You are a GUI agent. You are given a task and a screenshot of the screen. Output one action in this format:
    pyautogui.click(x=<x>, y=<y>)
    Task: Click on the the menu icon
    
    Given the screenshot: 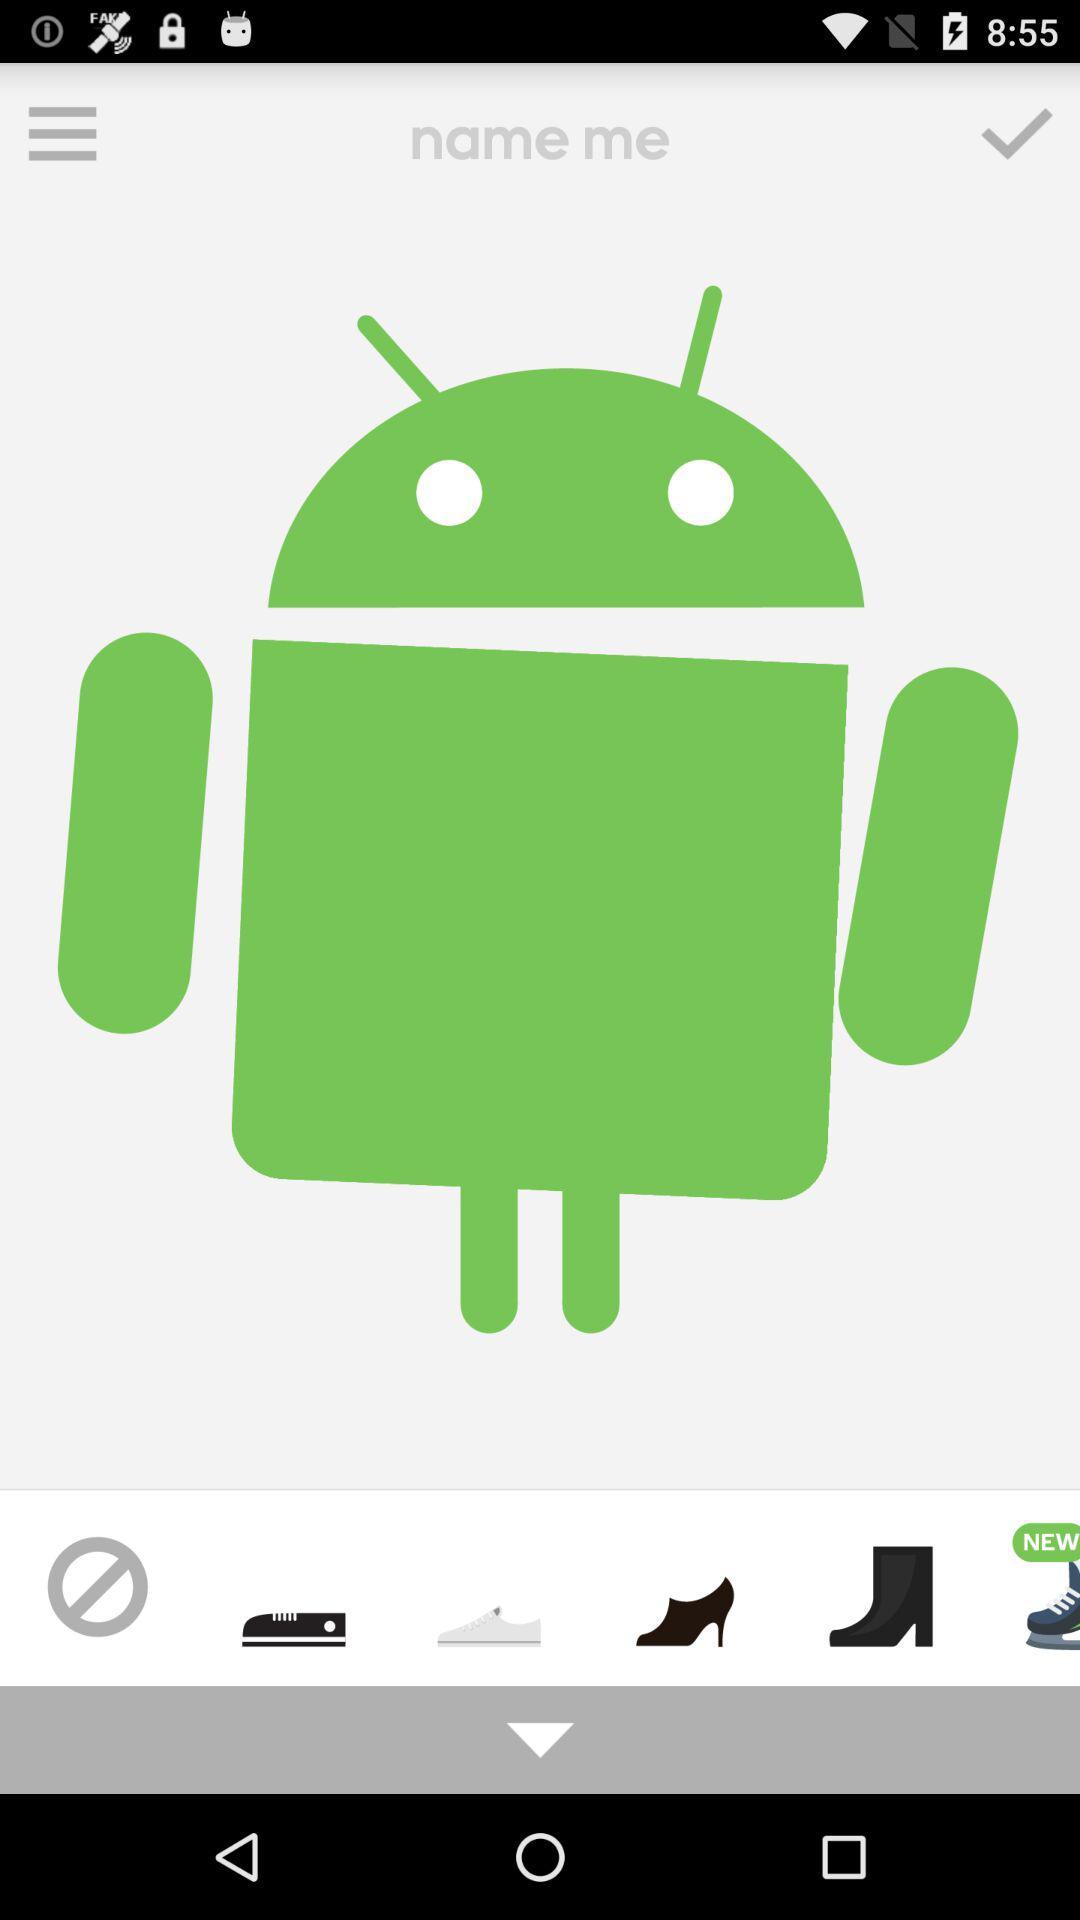 What is the action you would take?
    pyautogui.click(x=61, y=142)
    